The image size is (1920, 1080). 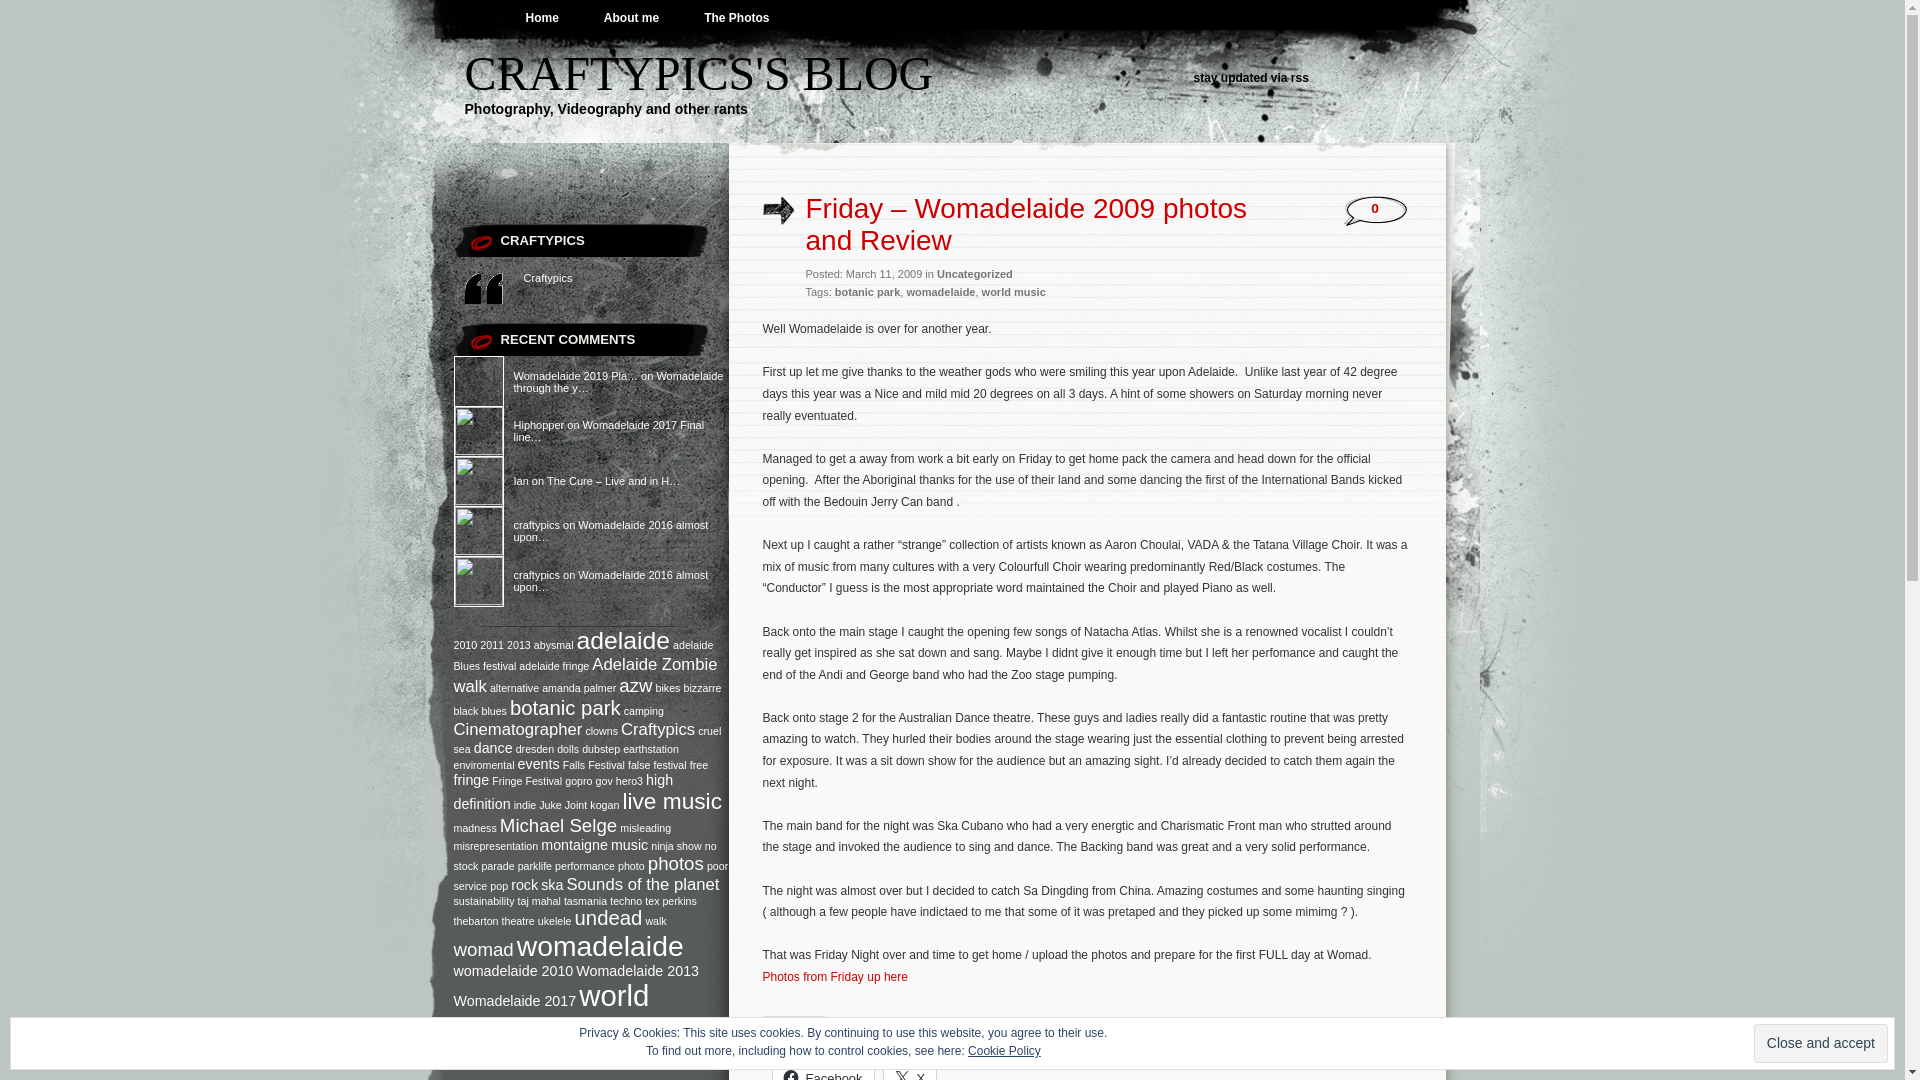 I want to click on 'dubstep', so click(x=599, y=748).